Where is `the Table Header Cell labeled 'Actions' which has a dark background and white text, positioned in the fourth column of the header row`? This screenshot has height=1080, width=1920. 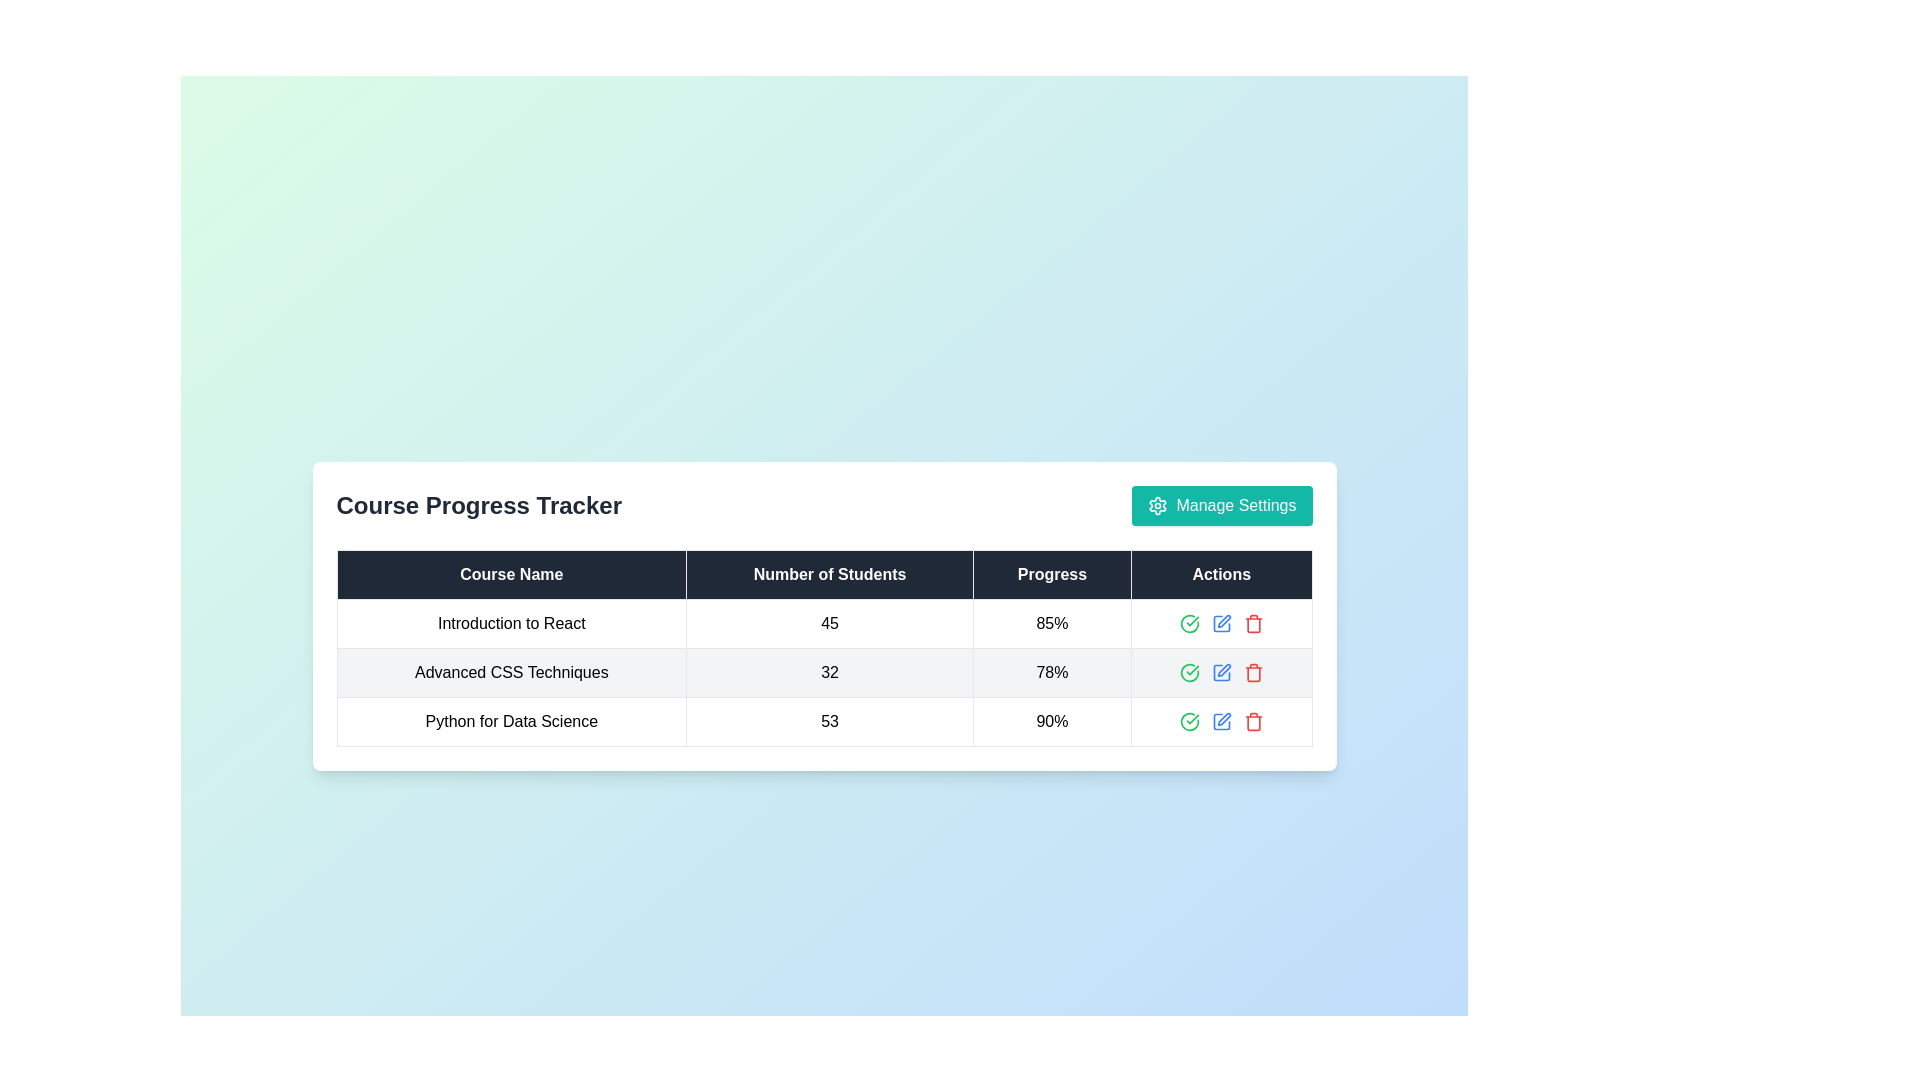
the Table Header Cell labeled 'Actions' which has a dark background and white text, positioned in the fourth column of the header row is located at coordinates (1220, 574).